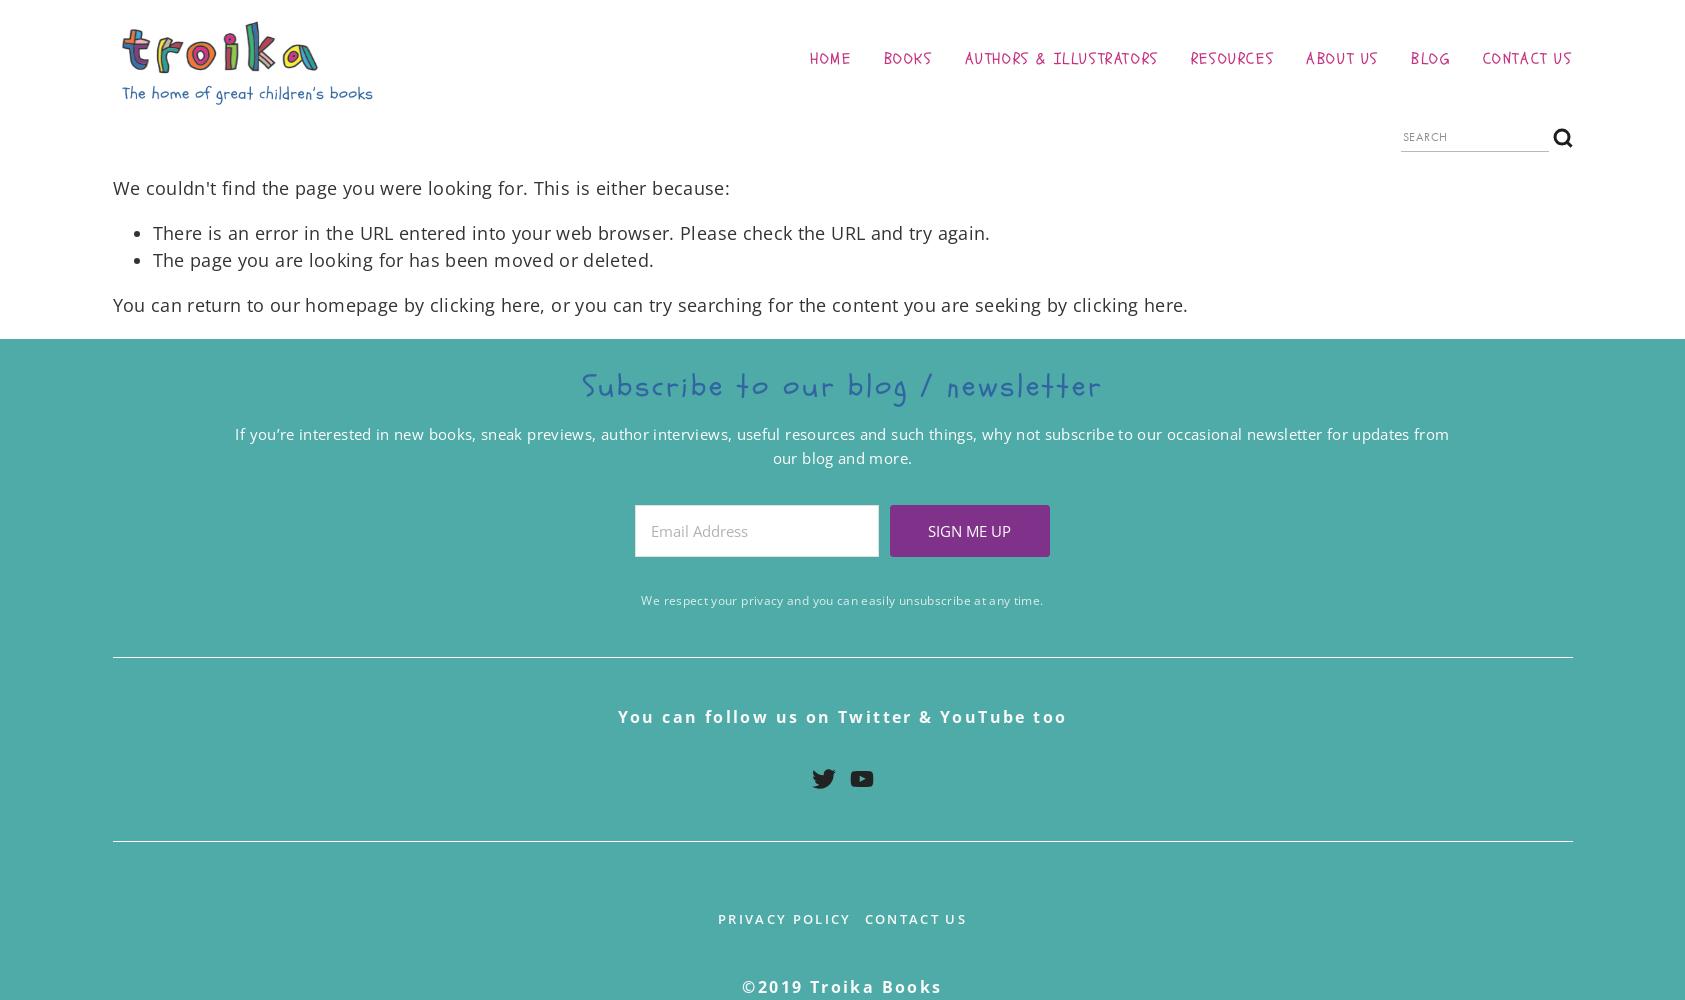 The width and height of the screenshot is (1685, 1000). What do you see at coordinates (915, 918) in the screenshot?
I see `'Contact Us'` at bounding box center [915, 918].